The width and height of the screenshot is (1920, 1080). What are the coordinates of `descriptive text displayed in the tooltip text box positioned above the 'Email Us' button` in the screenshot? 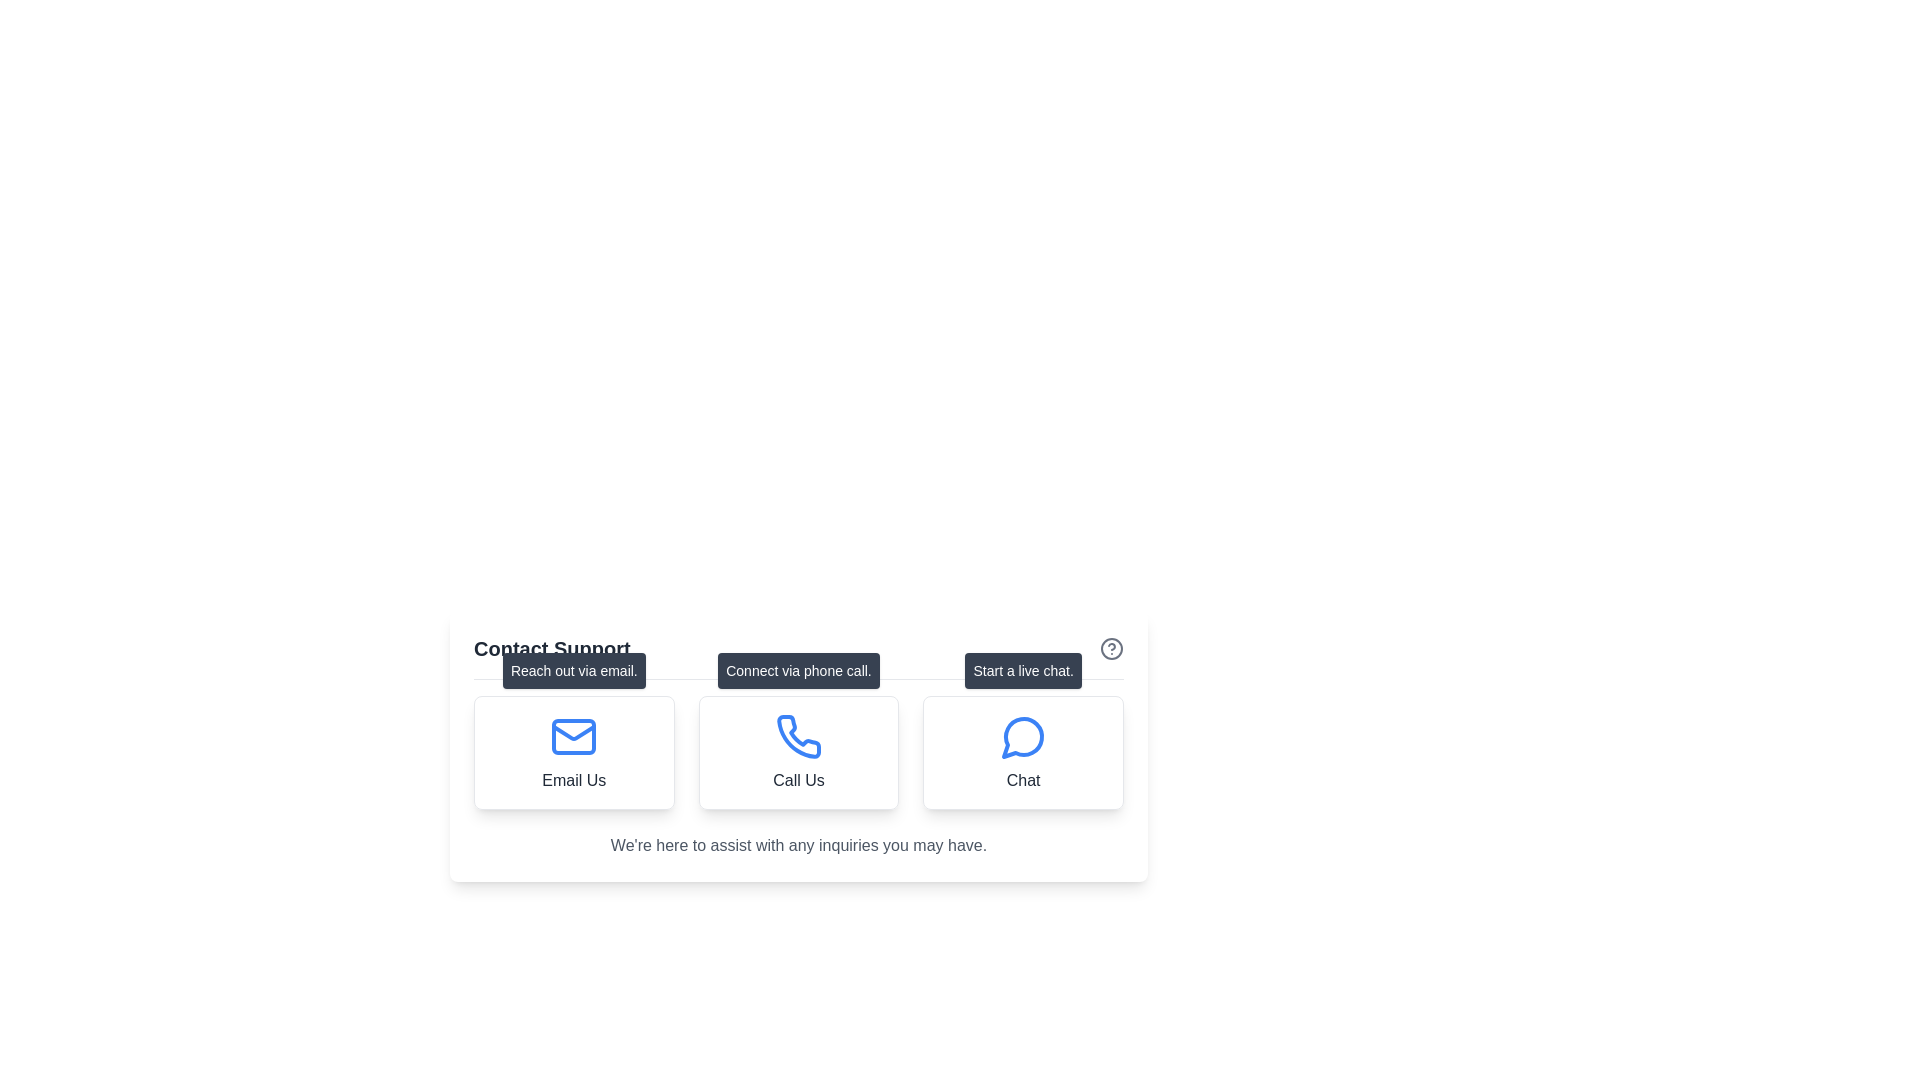 It's located at (573, 671).